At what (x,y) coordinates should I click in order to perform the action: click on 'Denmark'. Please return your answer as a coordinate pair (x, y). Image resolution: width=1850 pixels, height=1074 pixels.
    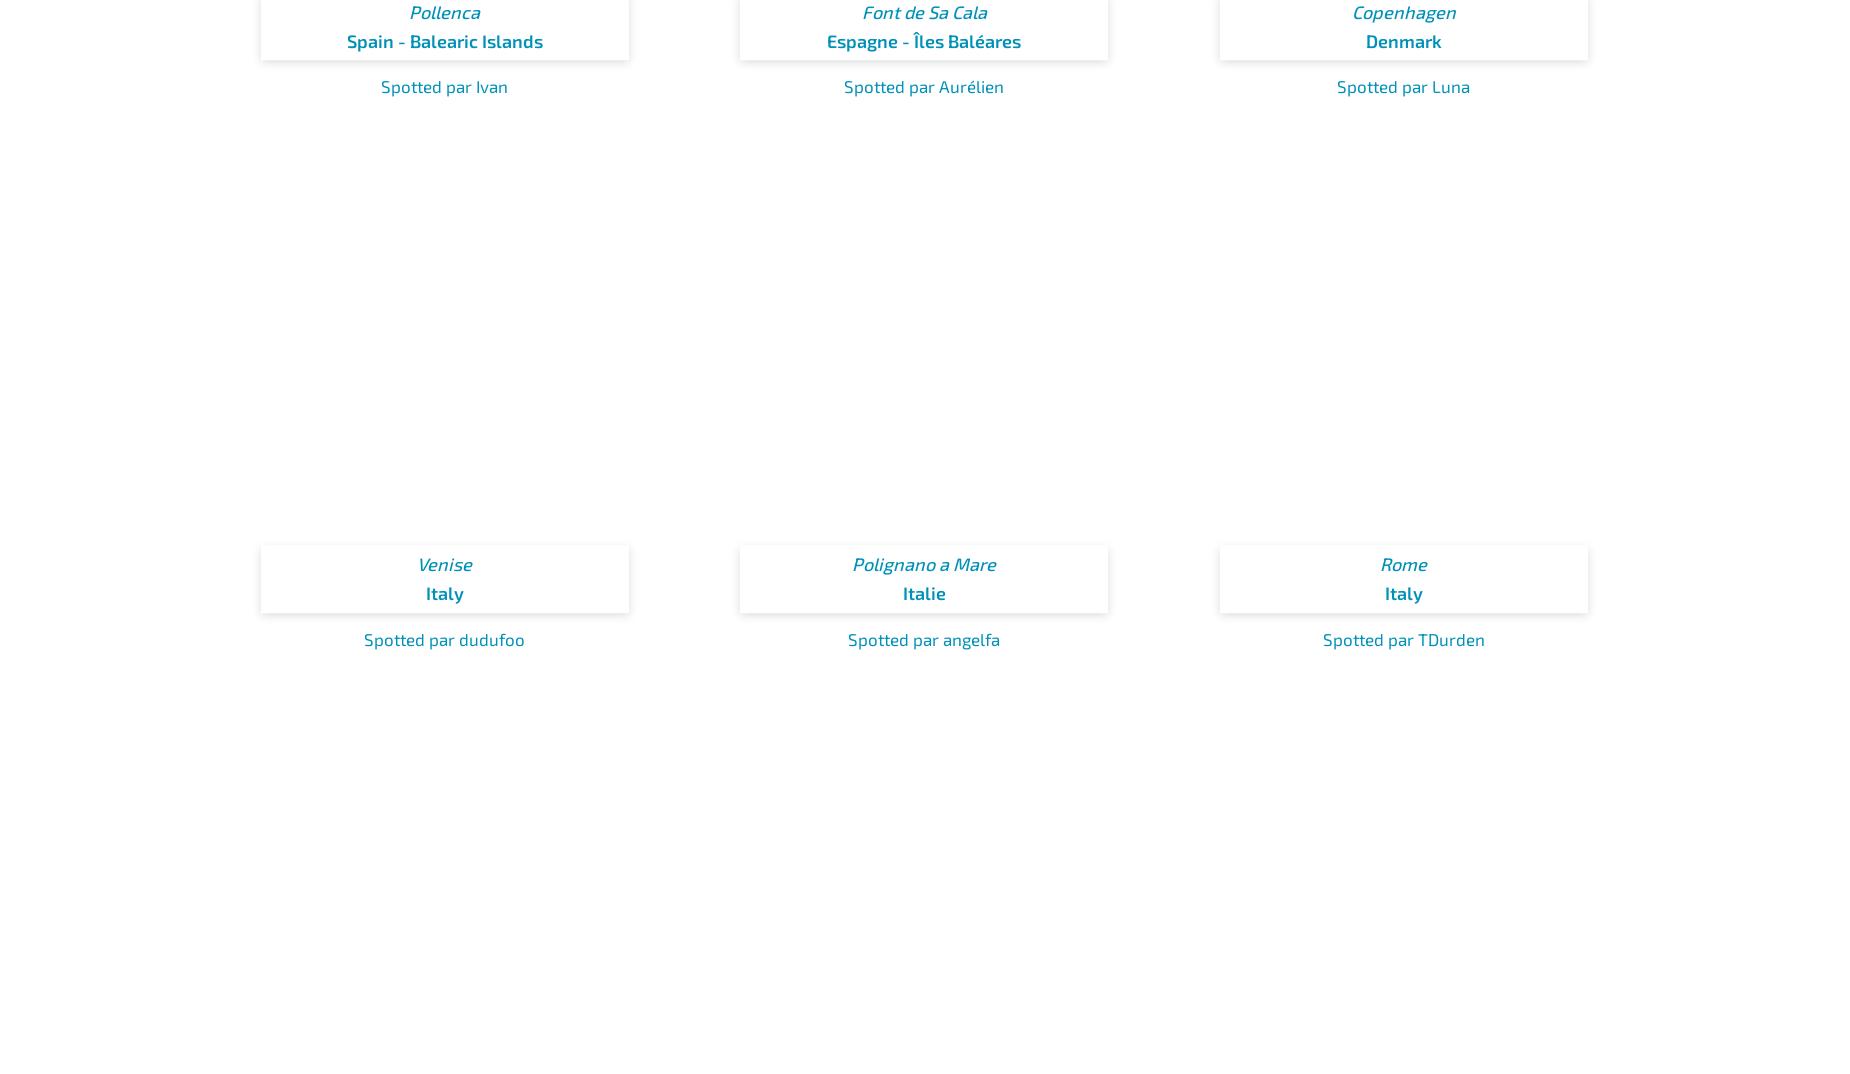
    Looking at the image, I should click on (1403, 38).